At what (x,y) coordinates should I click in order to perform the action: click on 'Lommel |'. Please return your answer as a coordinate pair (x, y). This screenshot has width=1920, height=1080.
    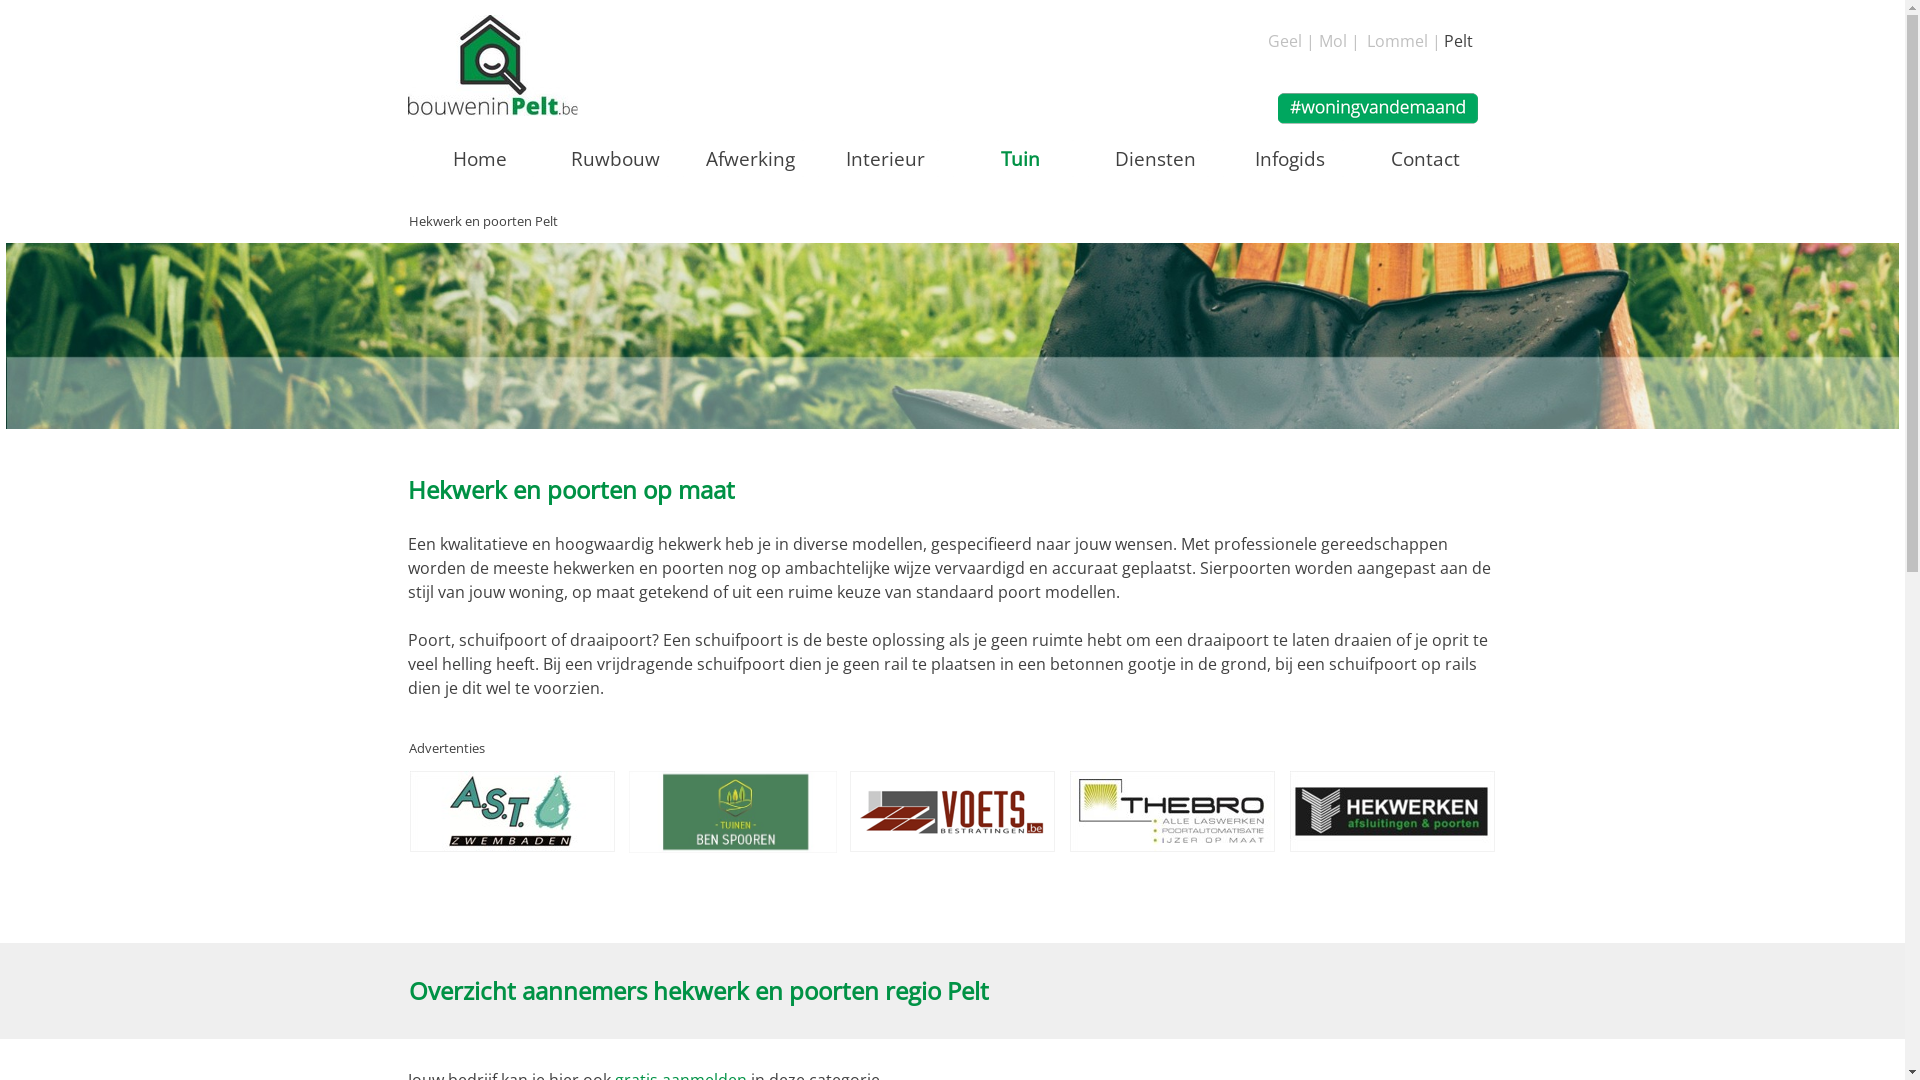
    Looking at the image, I should click on (1401, 41).